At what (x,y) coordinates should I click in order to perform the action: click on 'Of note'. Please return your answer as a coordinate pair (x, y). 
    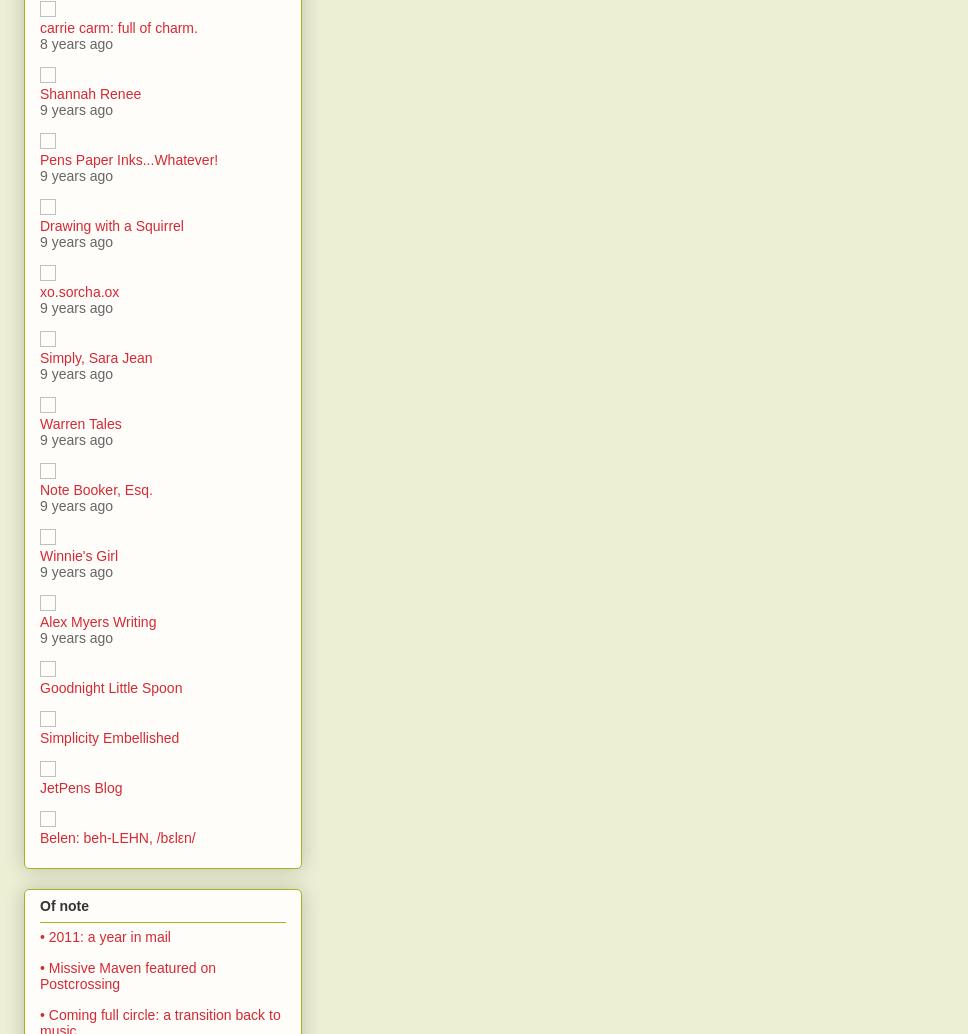
    Looking at the image, I should click on (63, 904).